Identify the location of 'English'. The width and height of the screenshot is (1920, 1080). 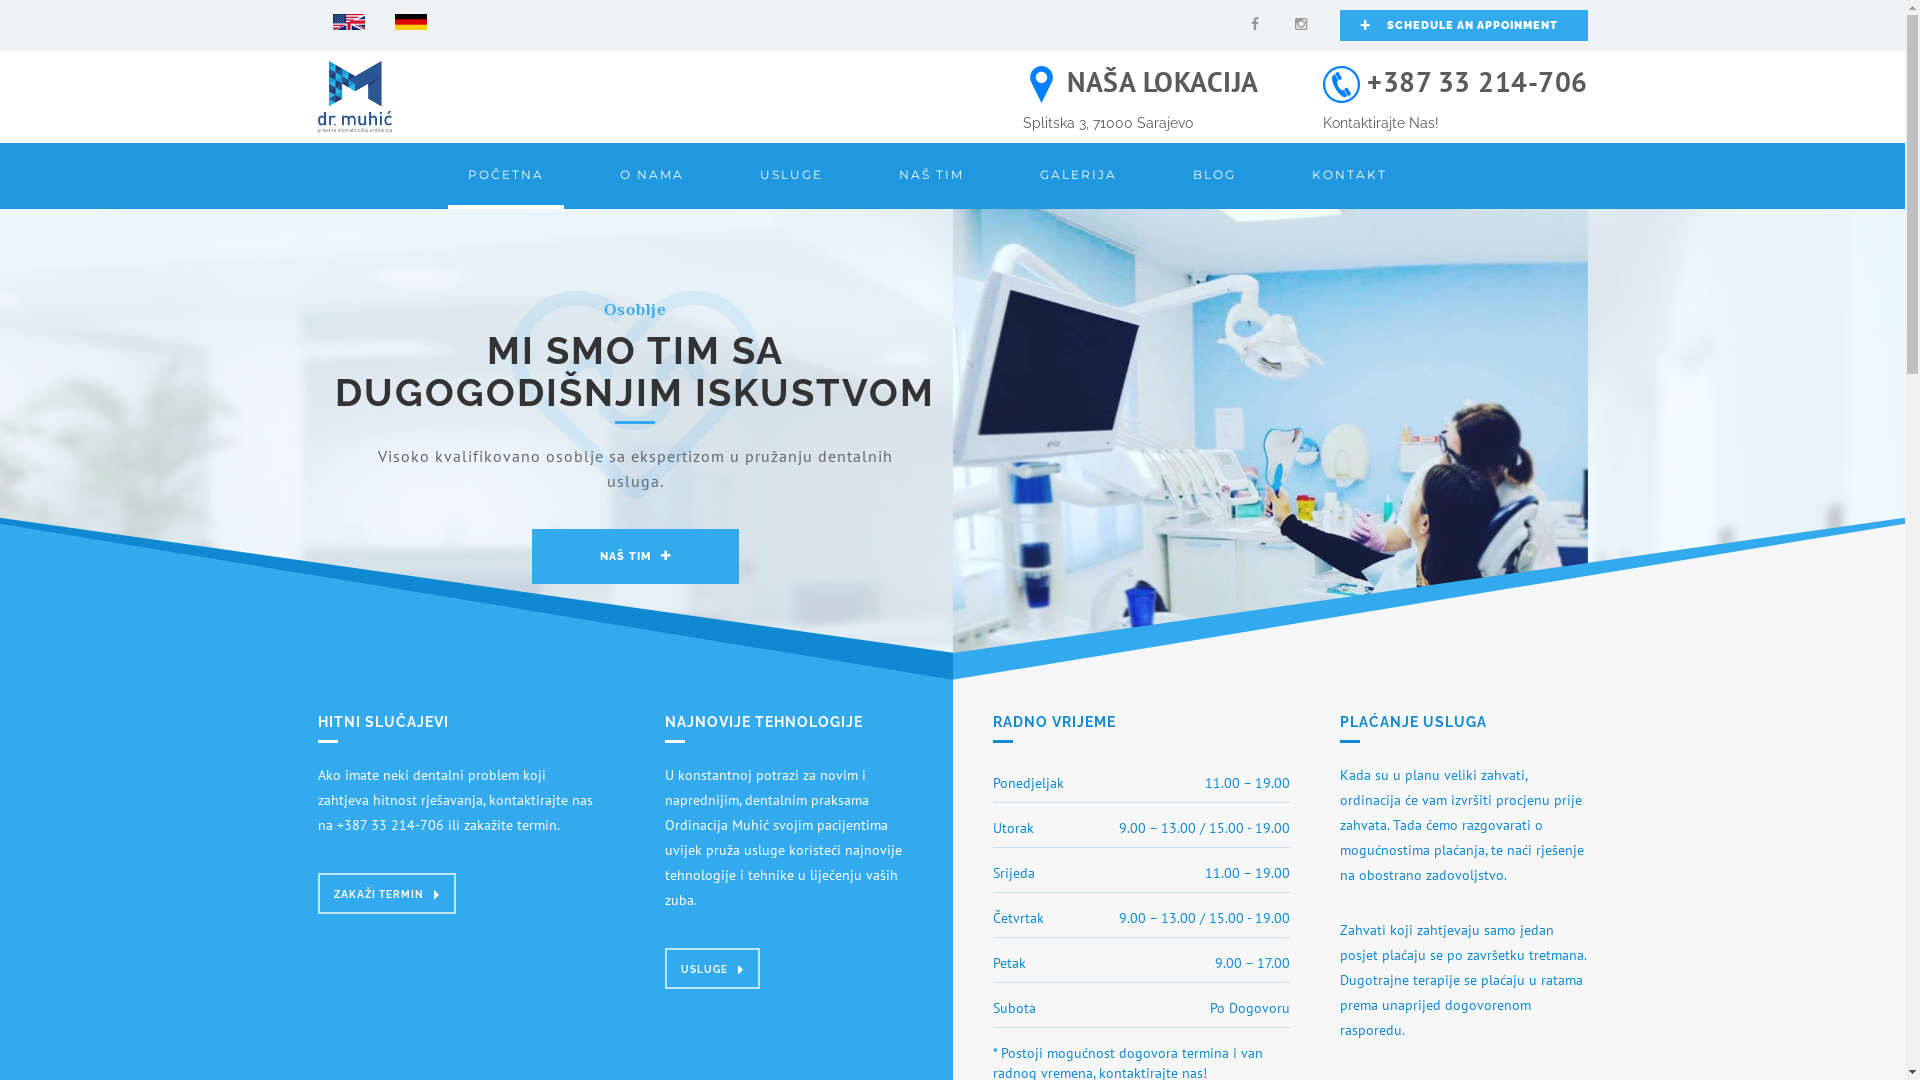
(347, 19).